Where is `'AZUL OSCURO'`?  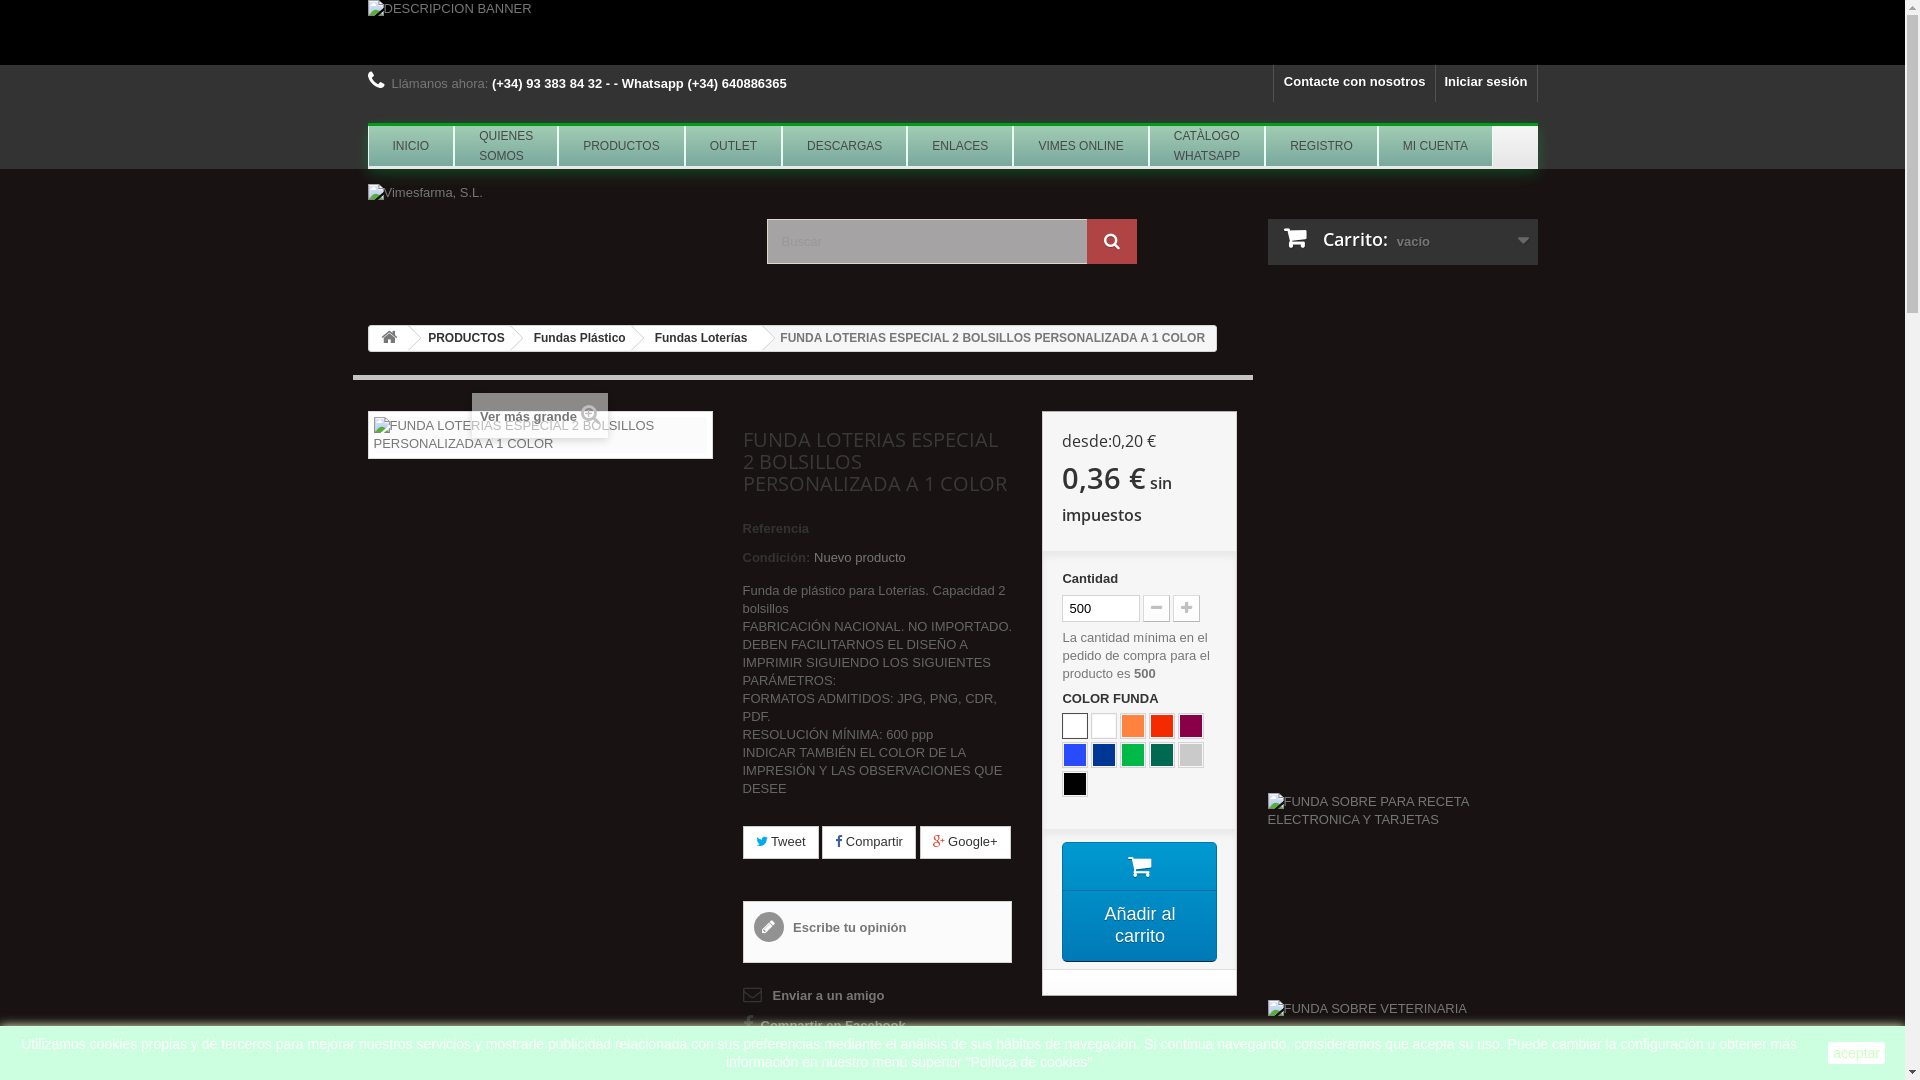 'AZUL OSCURO' is located at coordinates (1103, 755).